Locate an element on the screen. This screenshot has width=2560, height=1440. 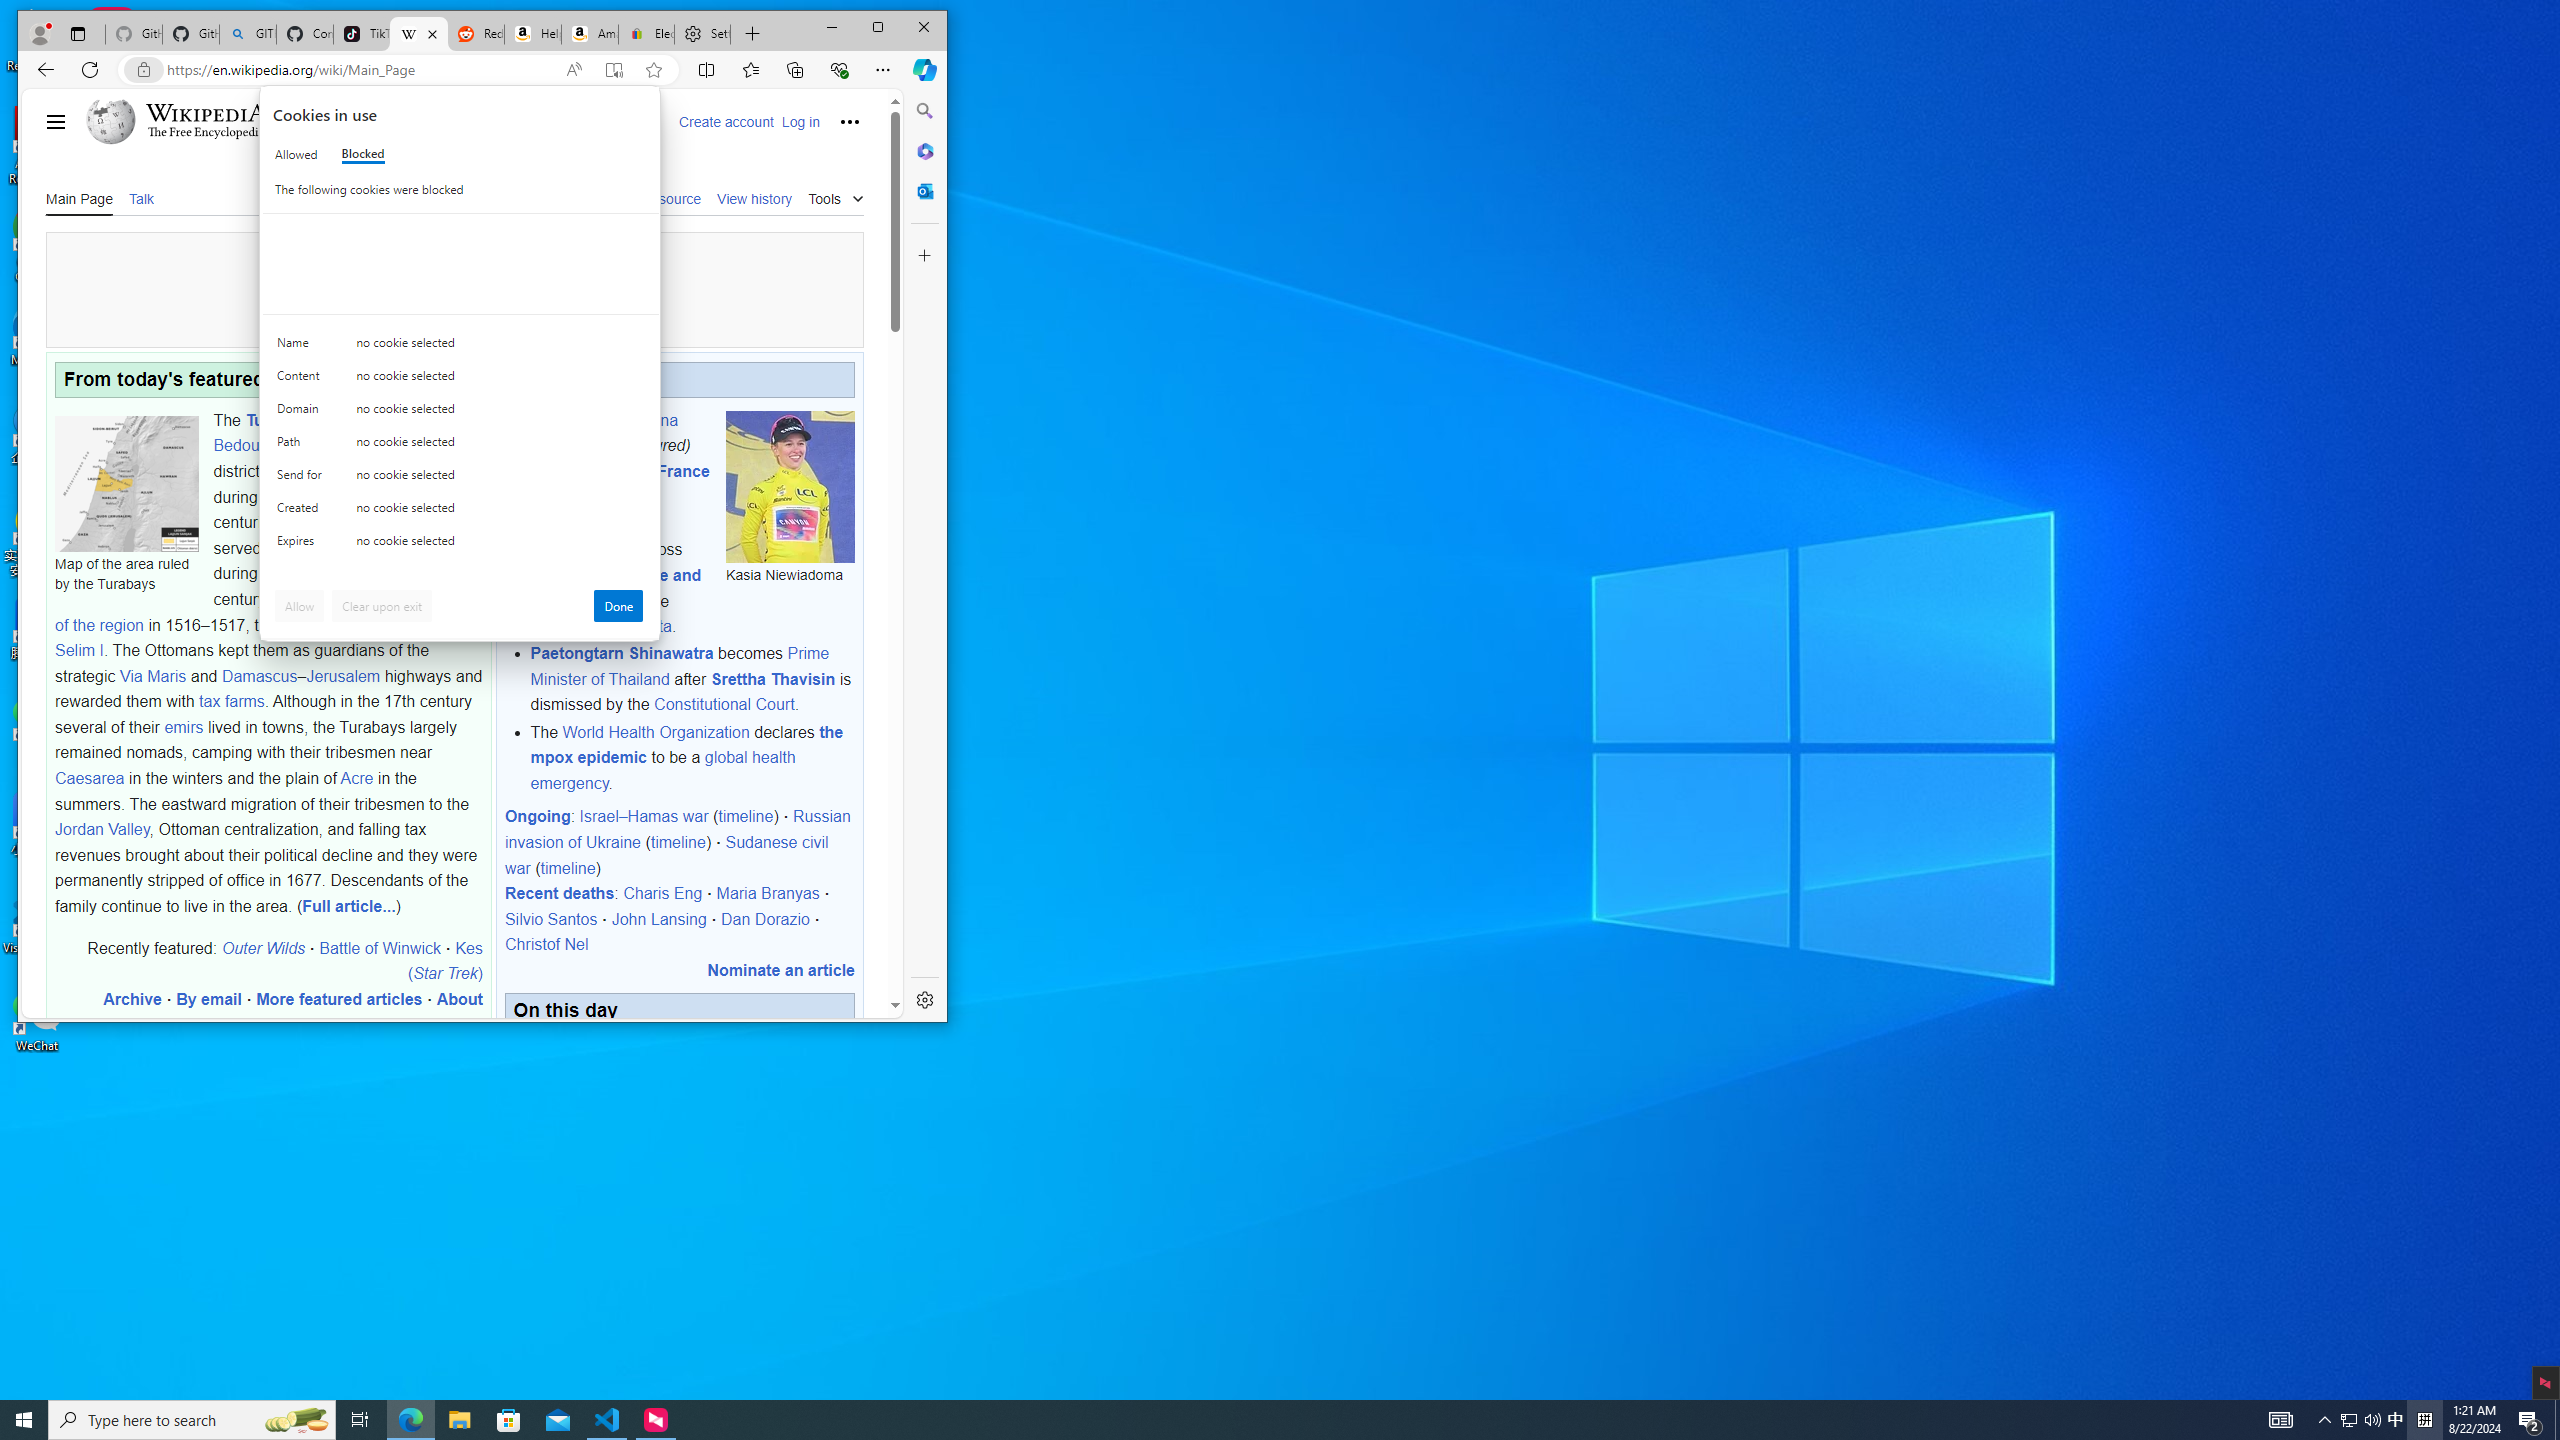
'Microsoft Edge - 1 running window' is located at coordinates (409, 1418).